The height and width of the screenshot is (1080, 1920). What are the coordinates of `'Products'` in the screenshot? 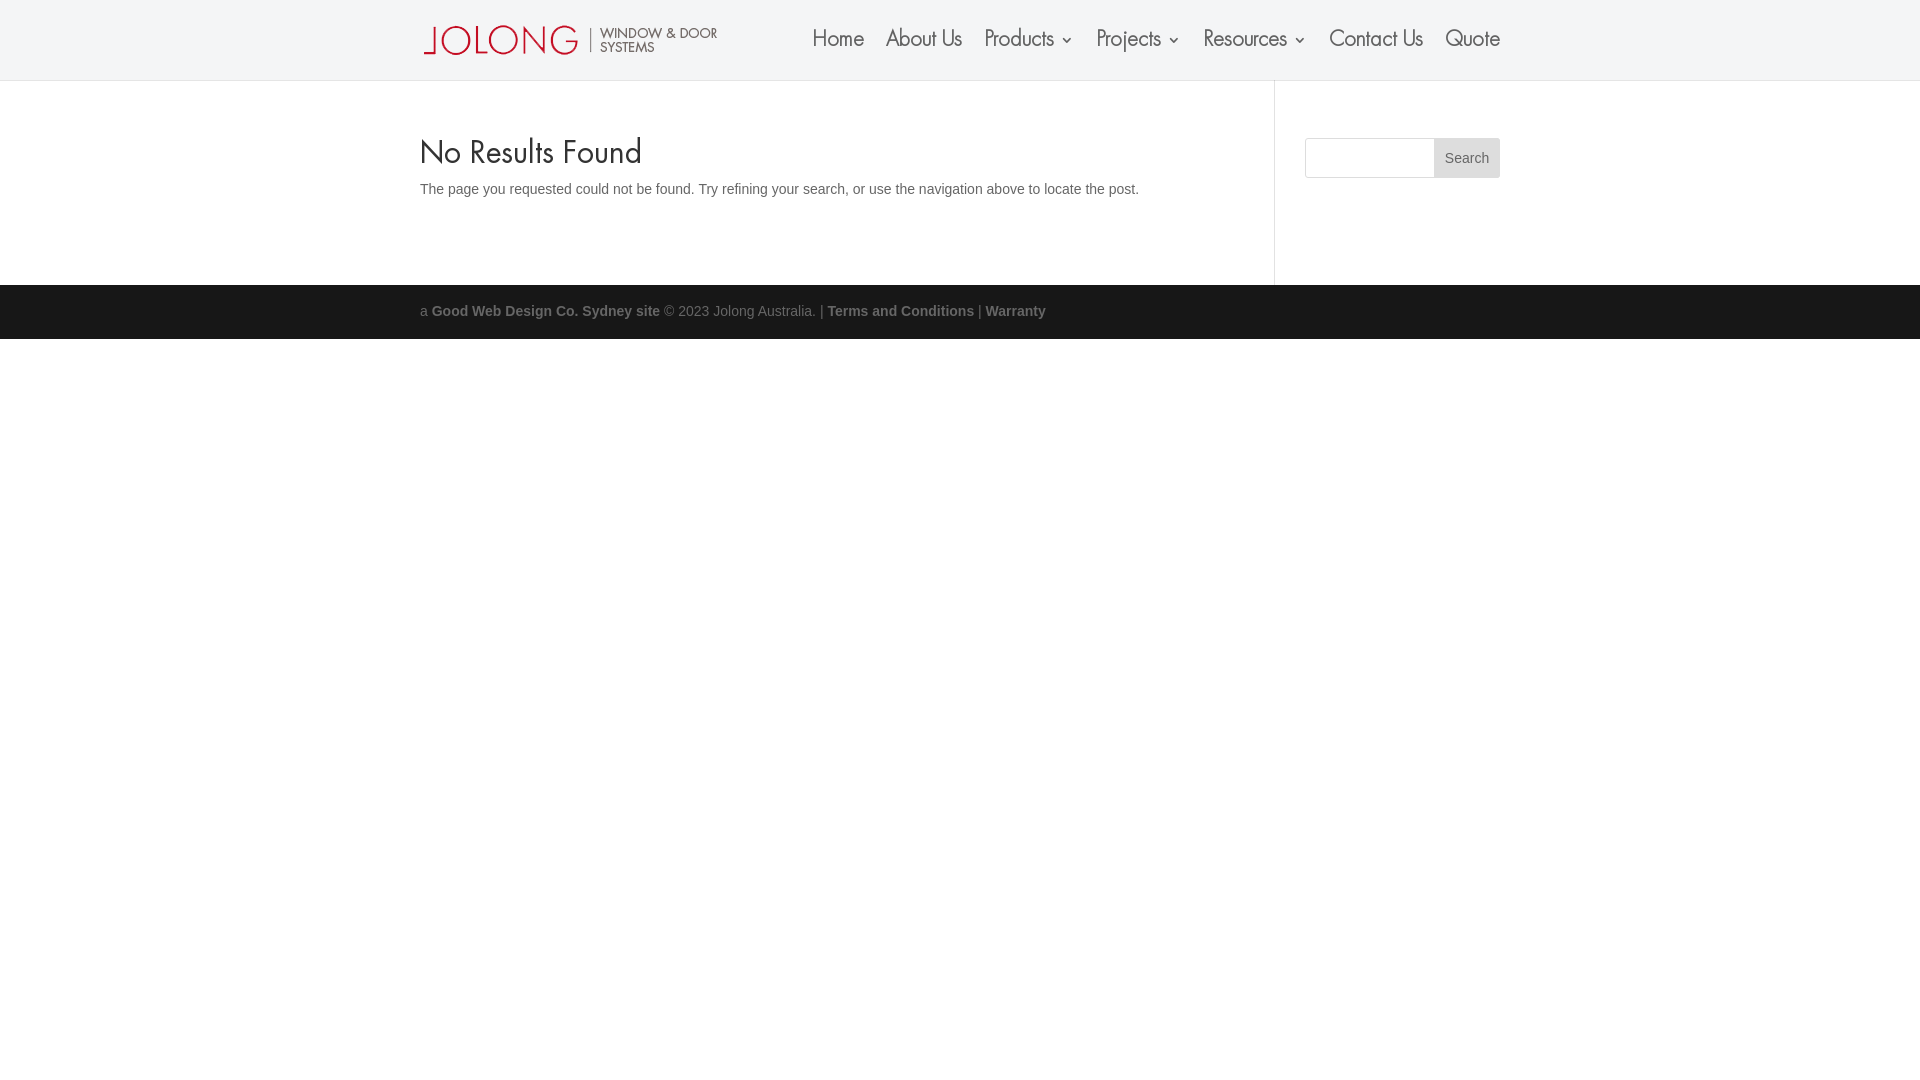 It's located at (1028, 55).